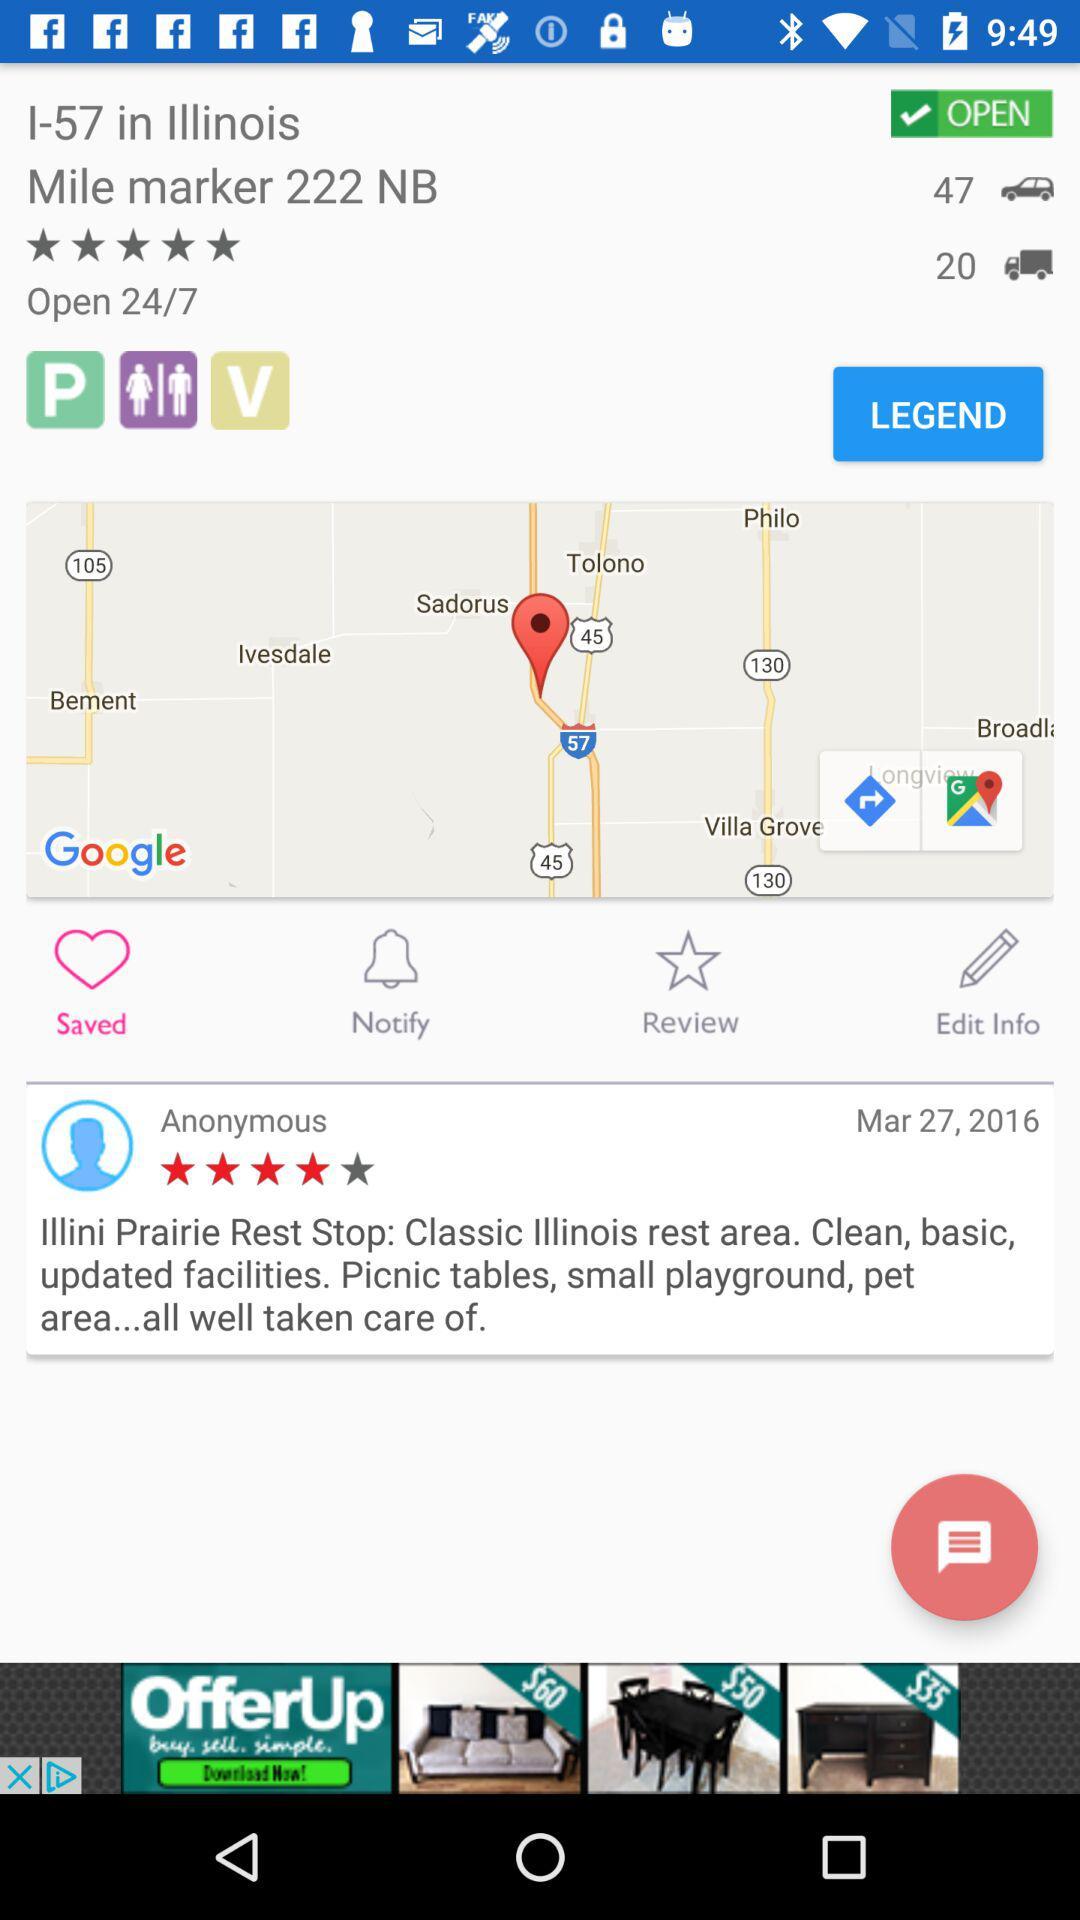 Image resolution: width=1080 pixels, height=1920 pixels. Describe the element at coordinates (390, 982) in the screenshot. I see `nitify me about this property` at that location.